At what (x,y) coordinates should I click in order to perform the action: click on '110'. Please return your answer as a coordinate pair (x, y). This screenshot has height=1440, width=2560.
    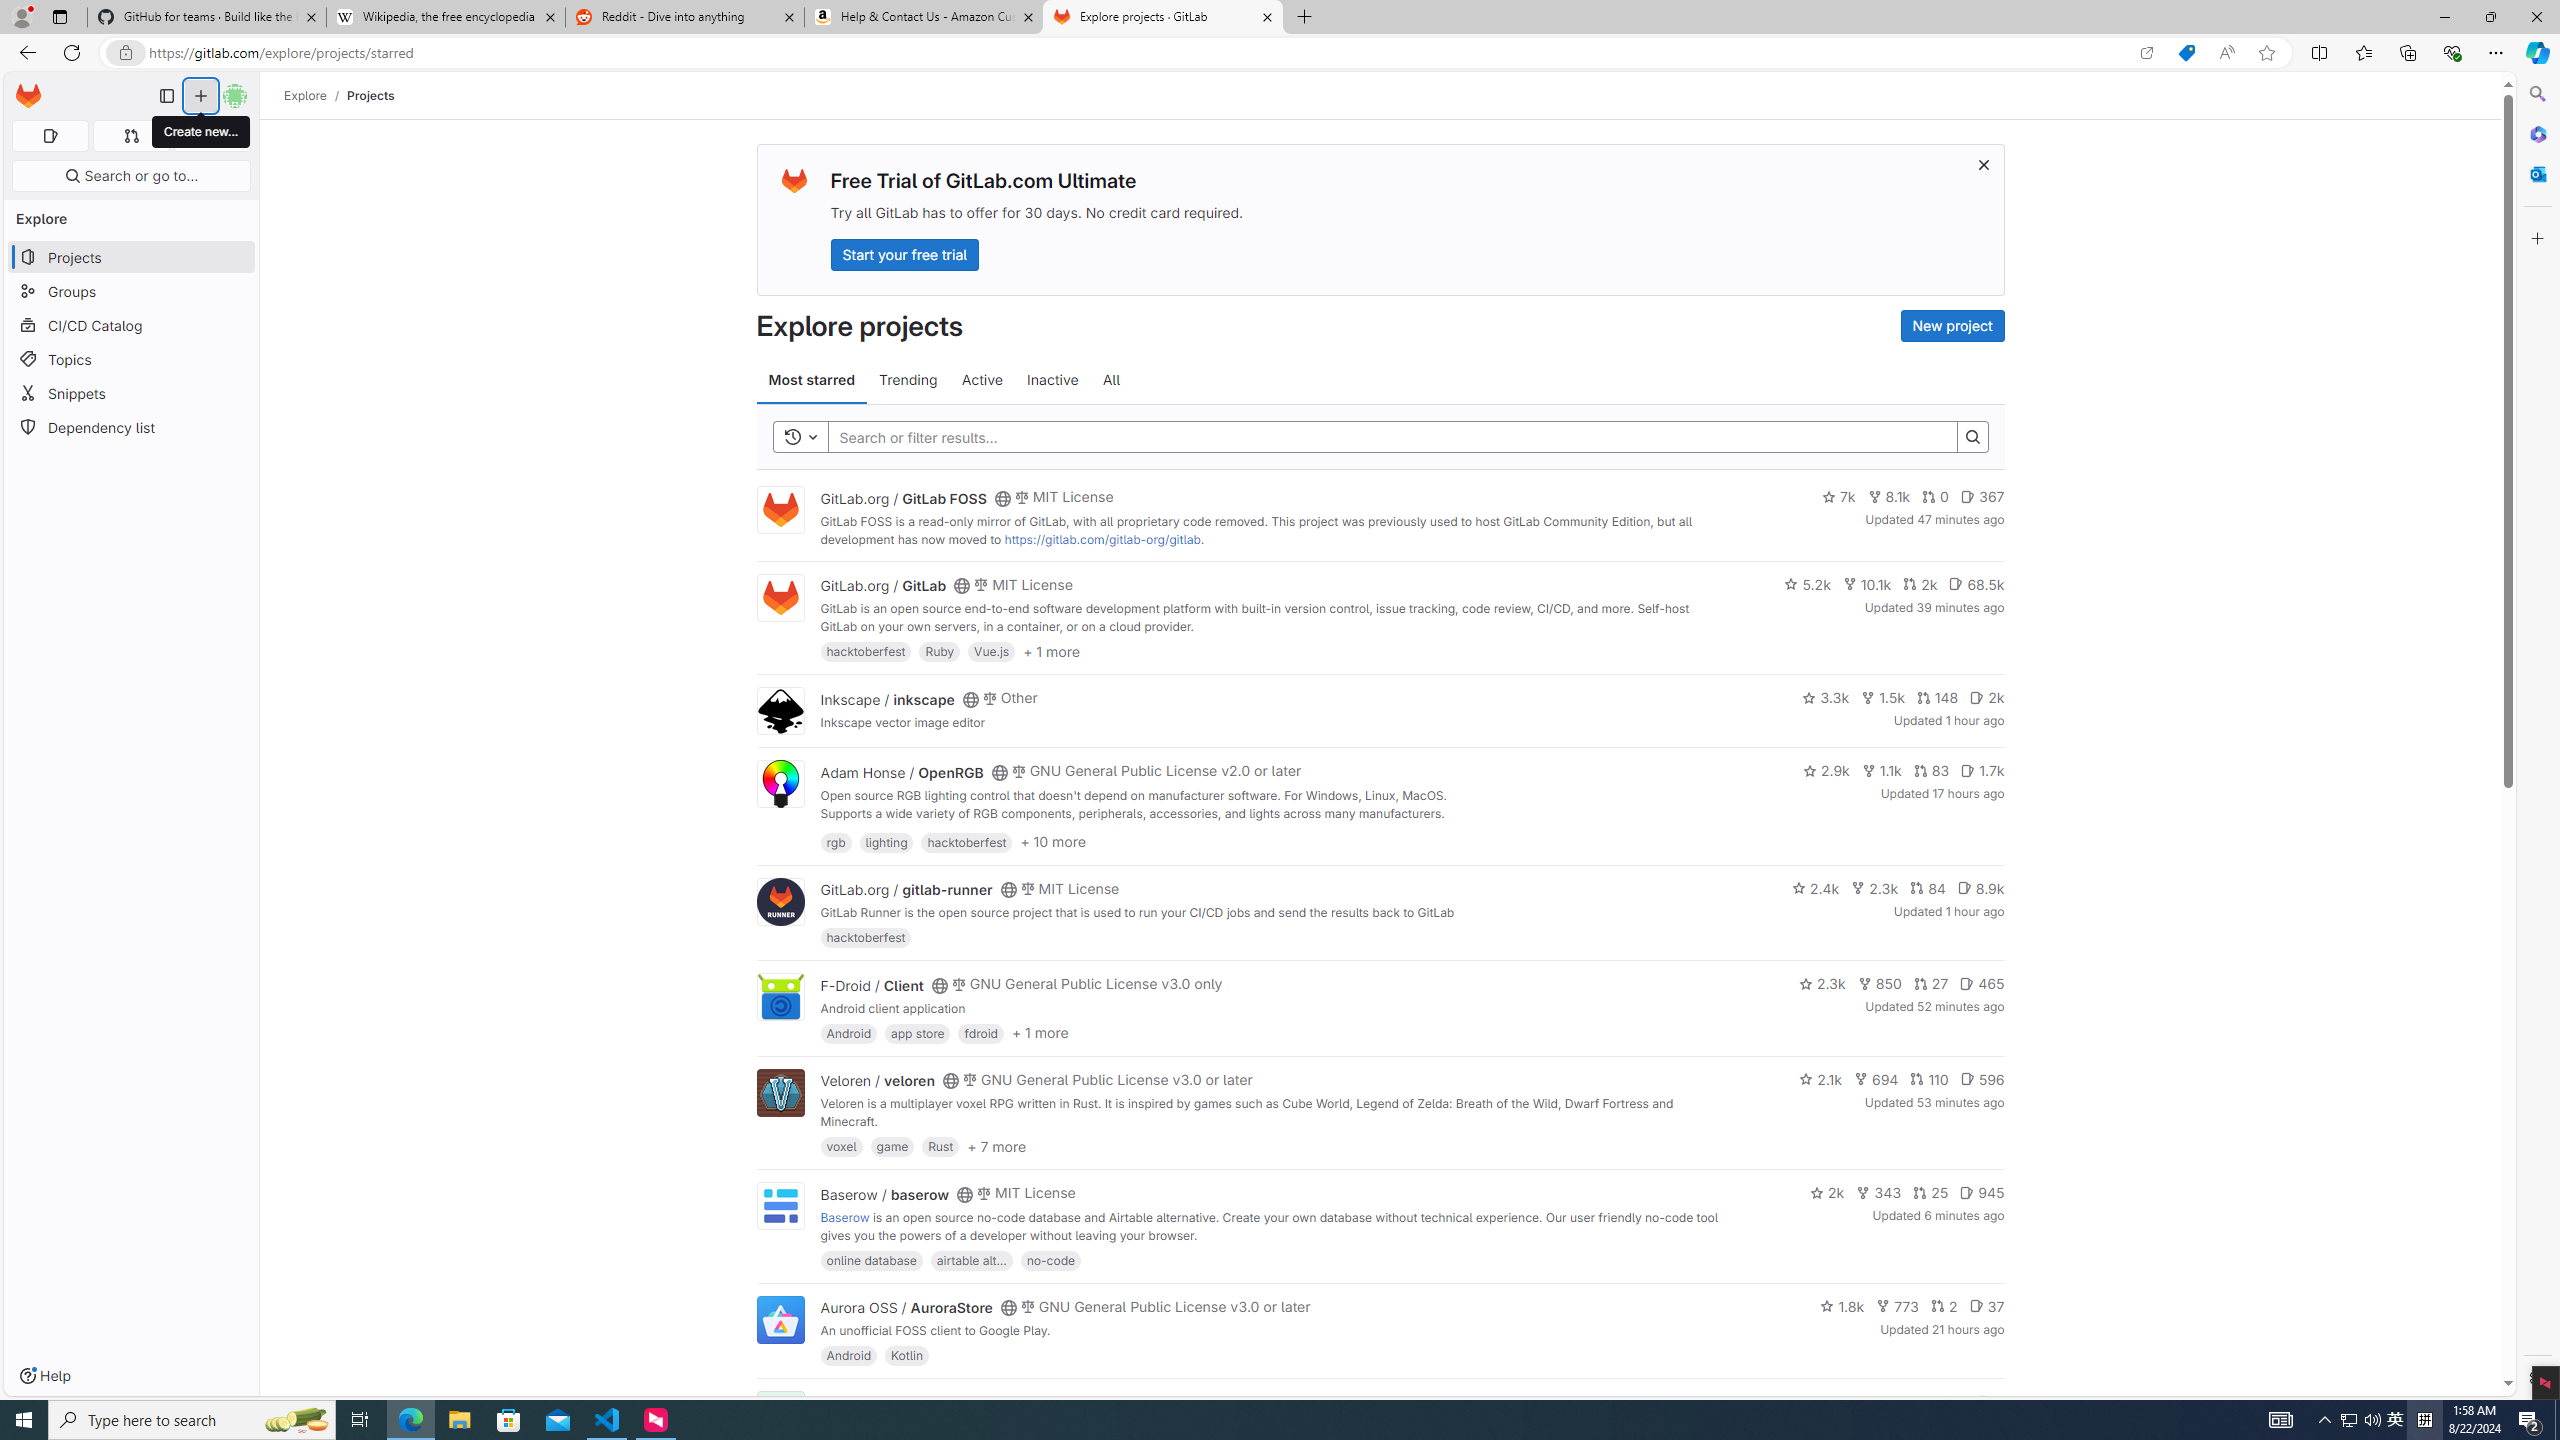
    Looking at the image, I should click on (1928, 1079).